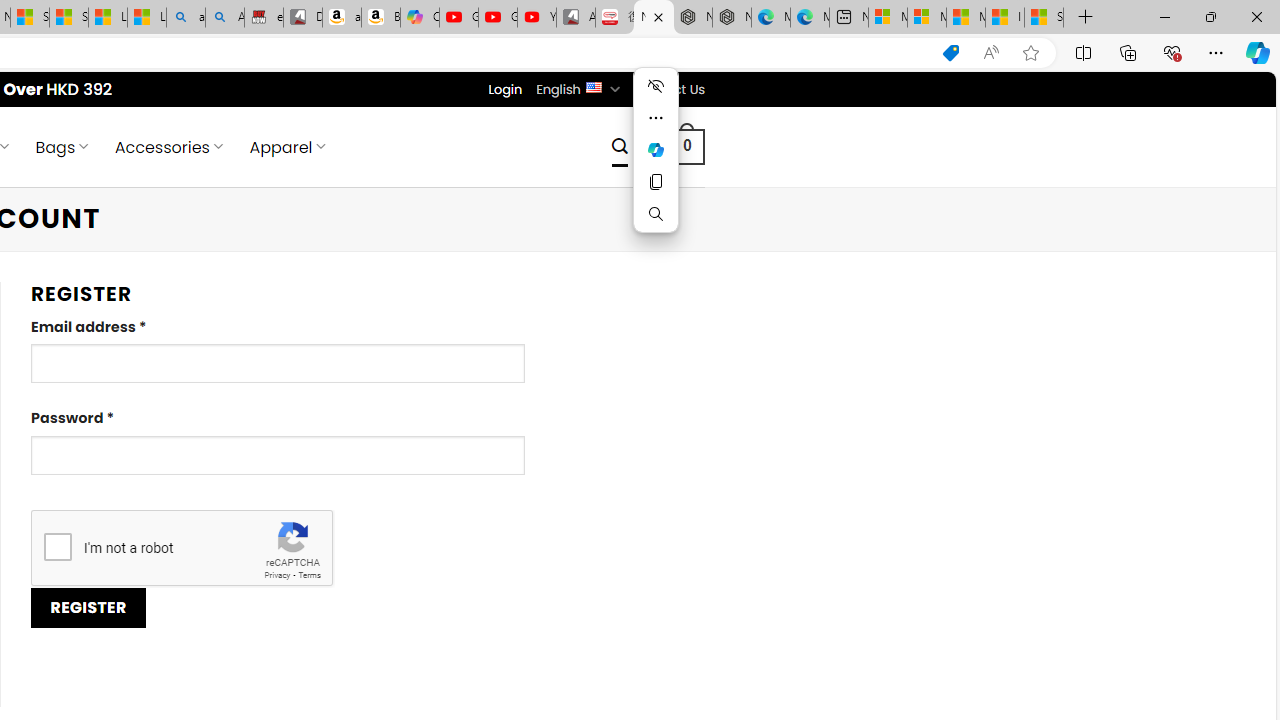 The height and width of the screenshot is (720, 1280). Describe the element at coordinates (505, 88) in the screenshot. I see `'Login'` at that location.